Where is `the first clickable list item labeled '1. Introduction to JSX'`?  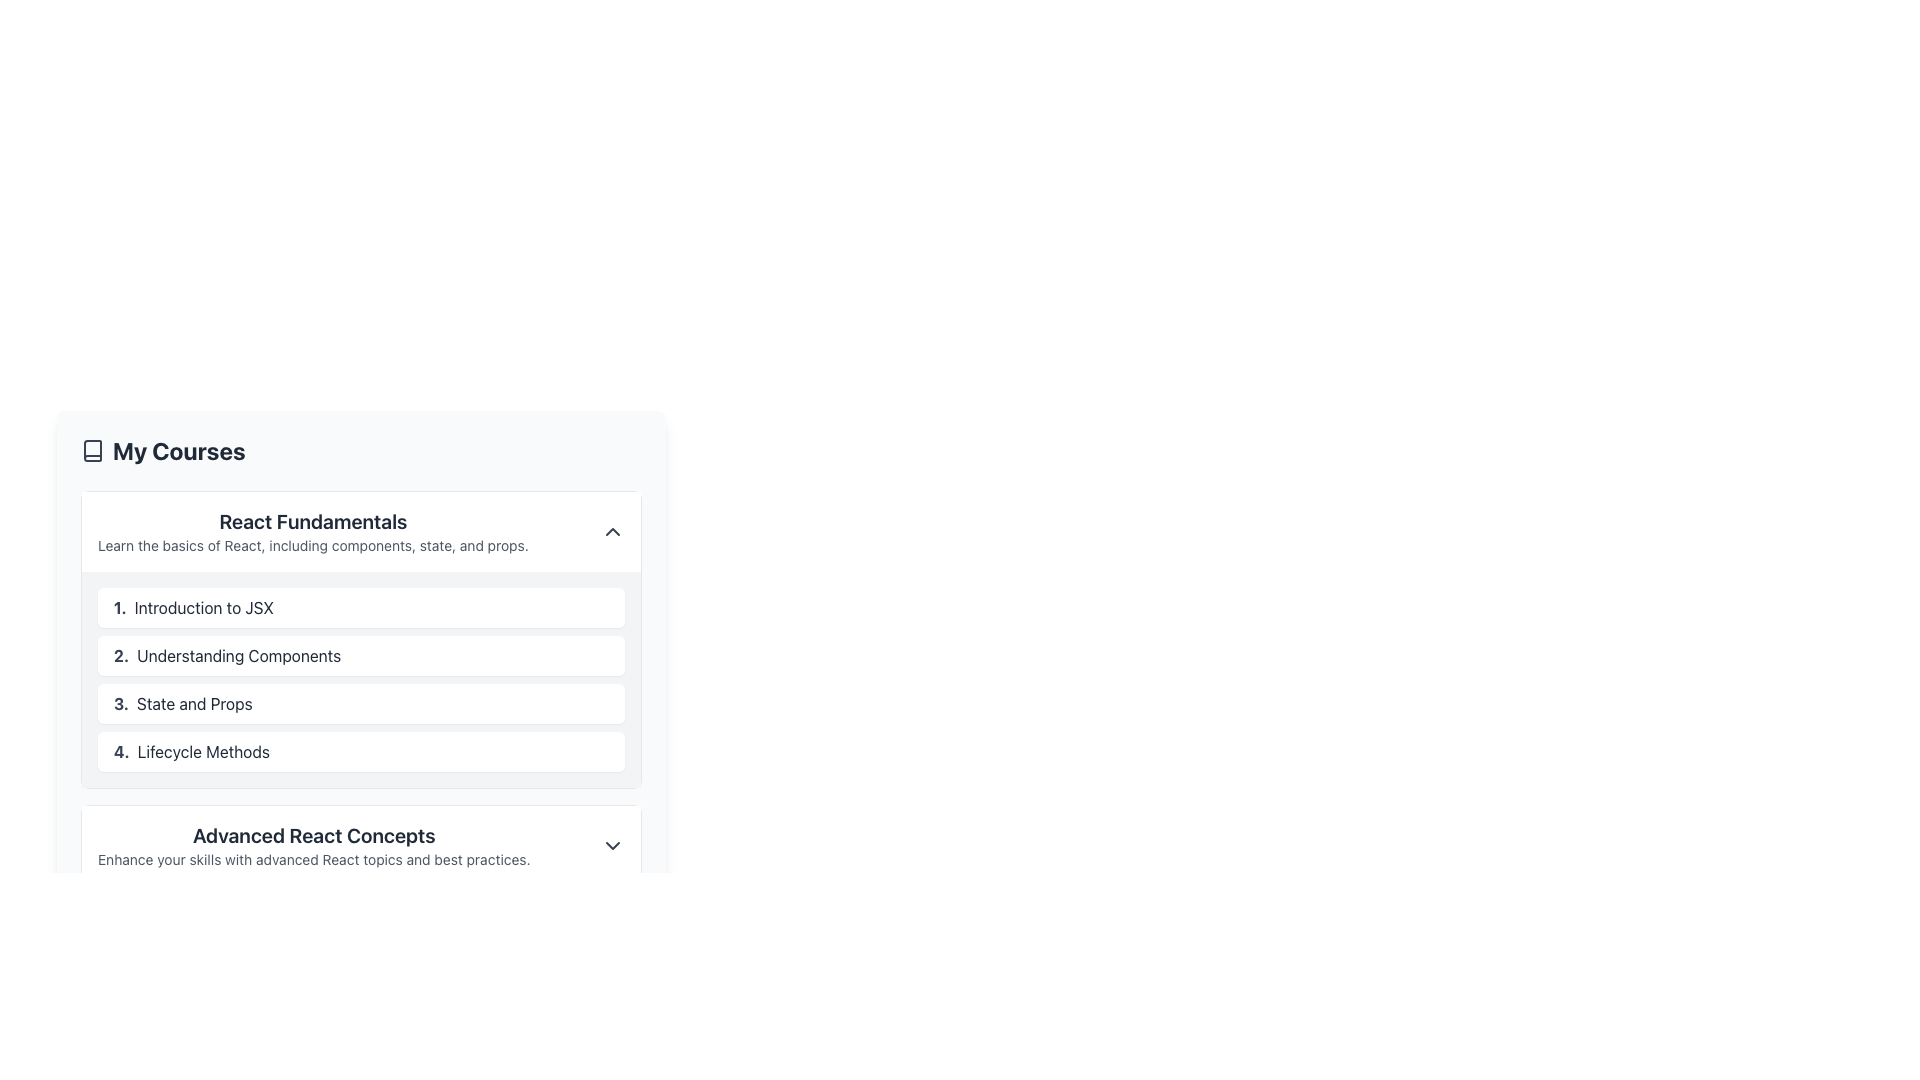
the first clickable list item labeled '1. Introduction to JSX' is located at coordinates (361, 607).